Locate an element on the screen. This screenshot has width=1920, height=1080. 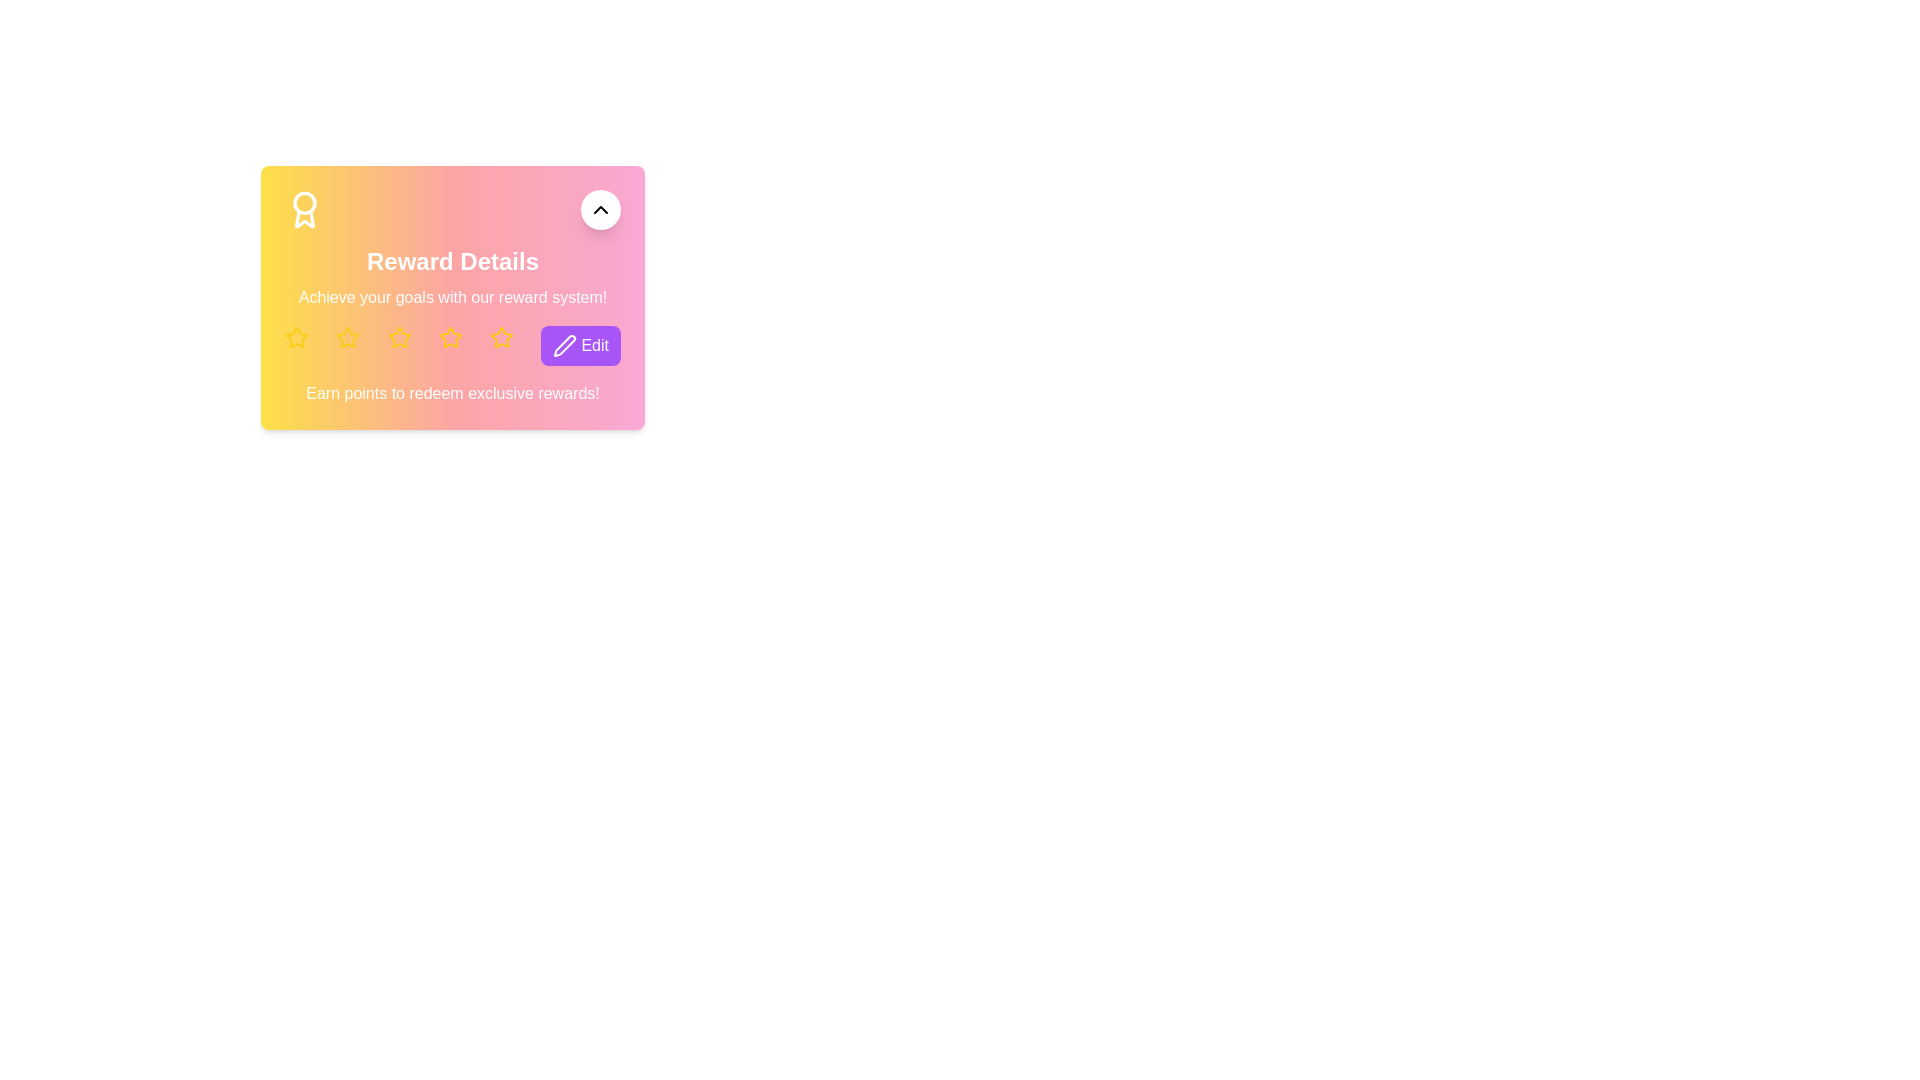
the fifth rating star in the 'Reward Details' section is located at coordinates (502, 336).